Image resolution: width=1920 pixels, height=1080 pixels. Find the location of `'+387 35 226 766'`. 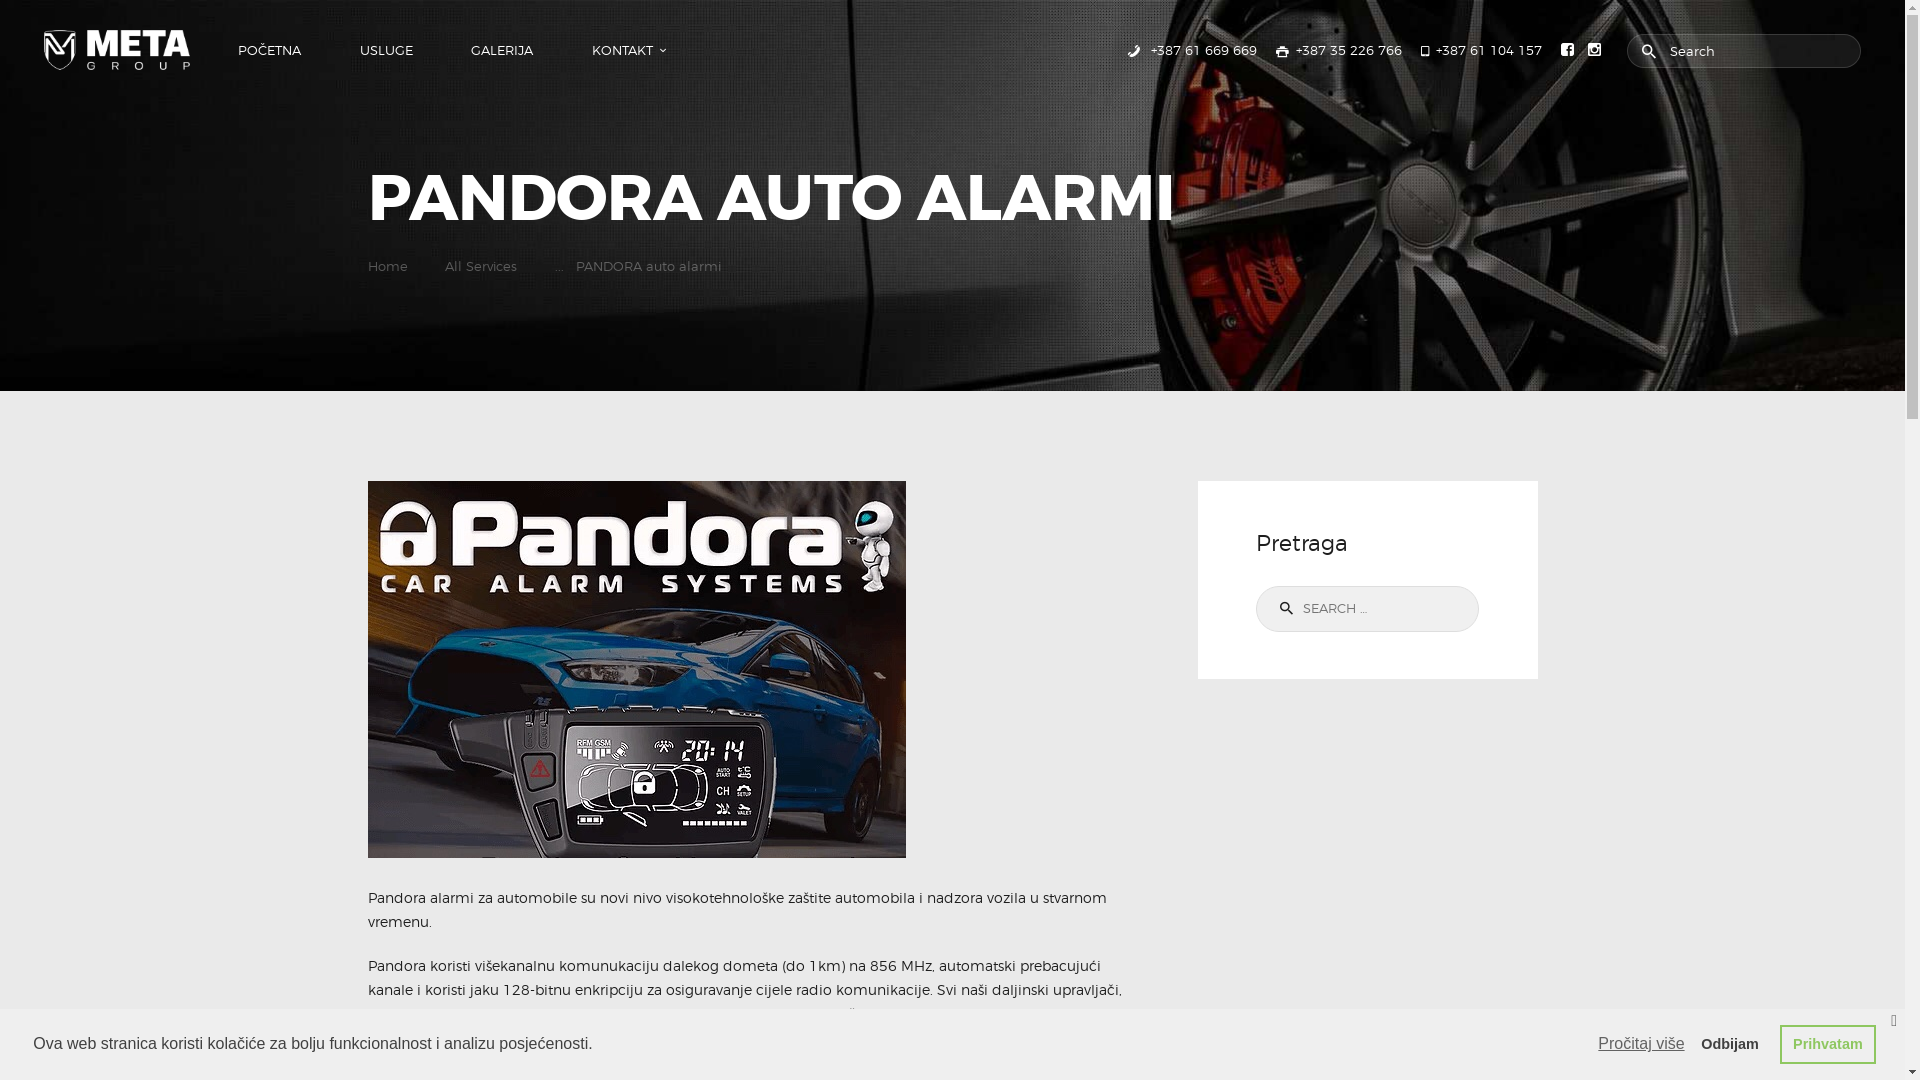

'+387 35 226 766' is located at coordinates (1339, 49).